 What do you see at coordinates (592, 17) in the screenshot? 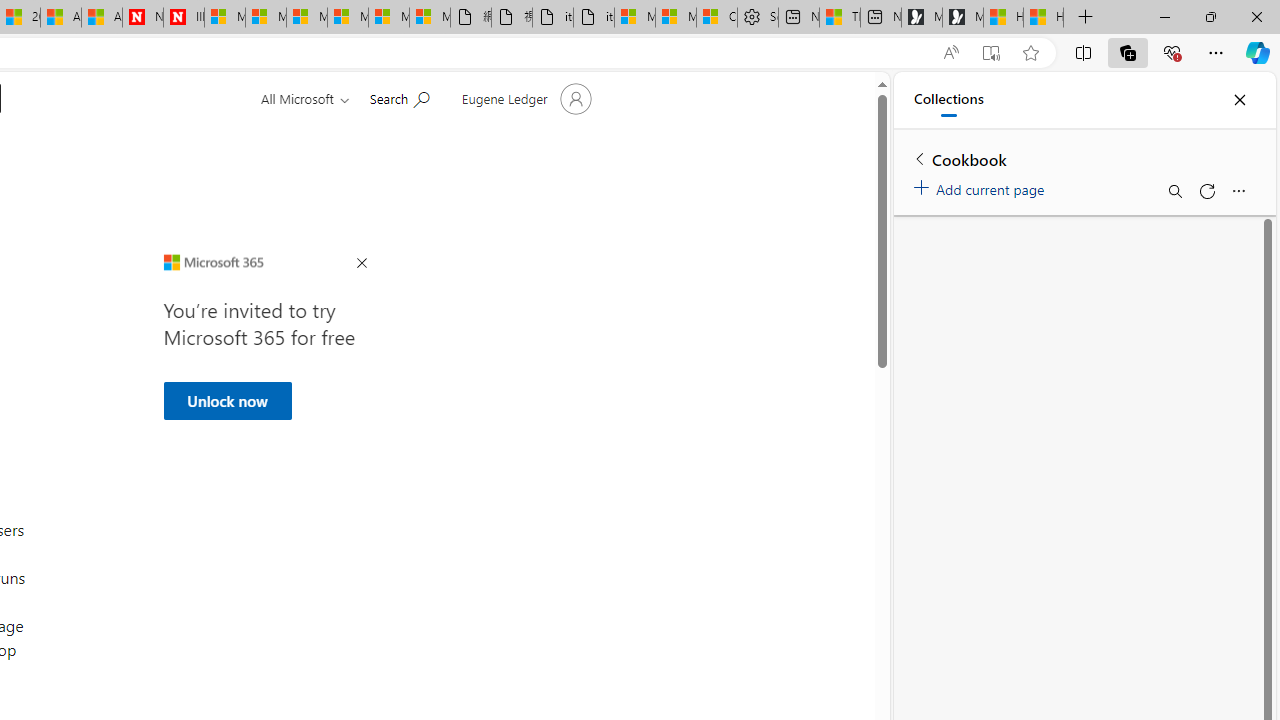
I see `'itconcepthk.com/projector_solutions.mp4'` at bounding box center [592, 17].